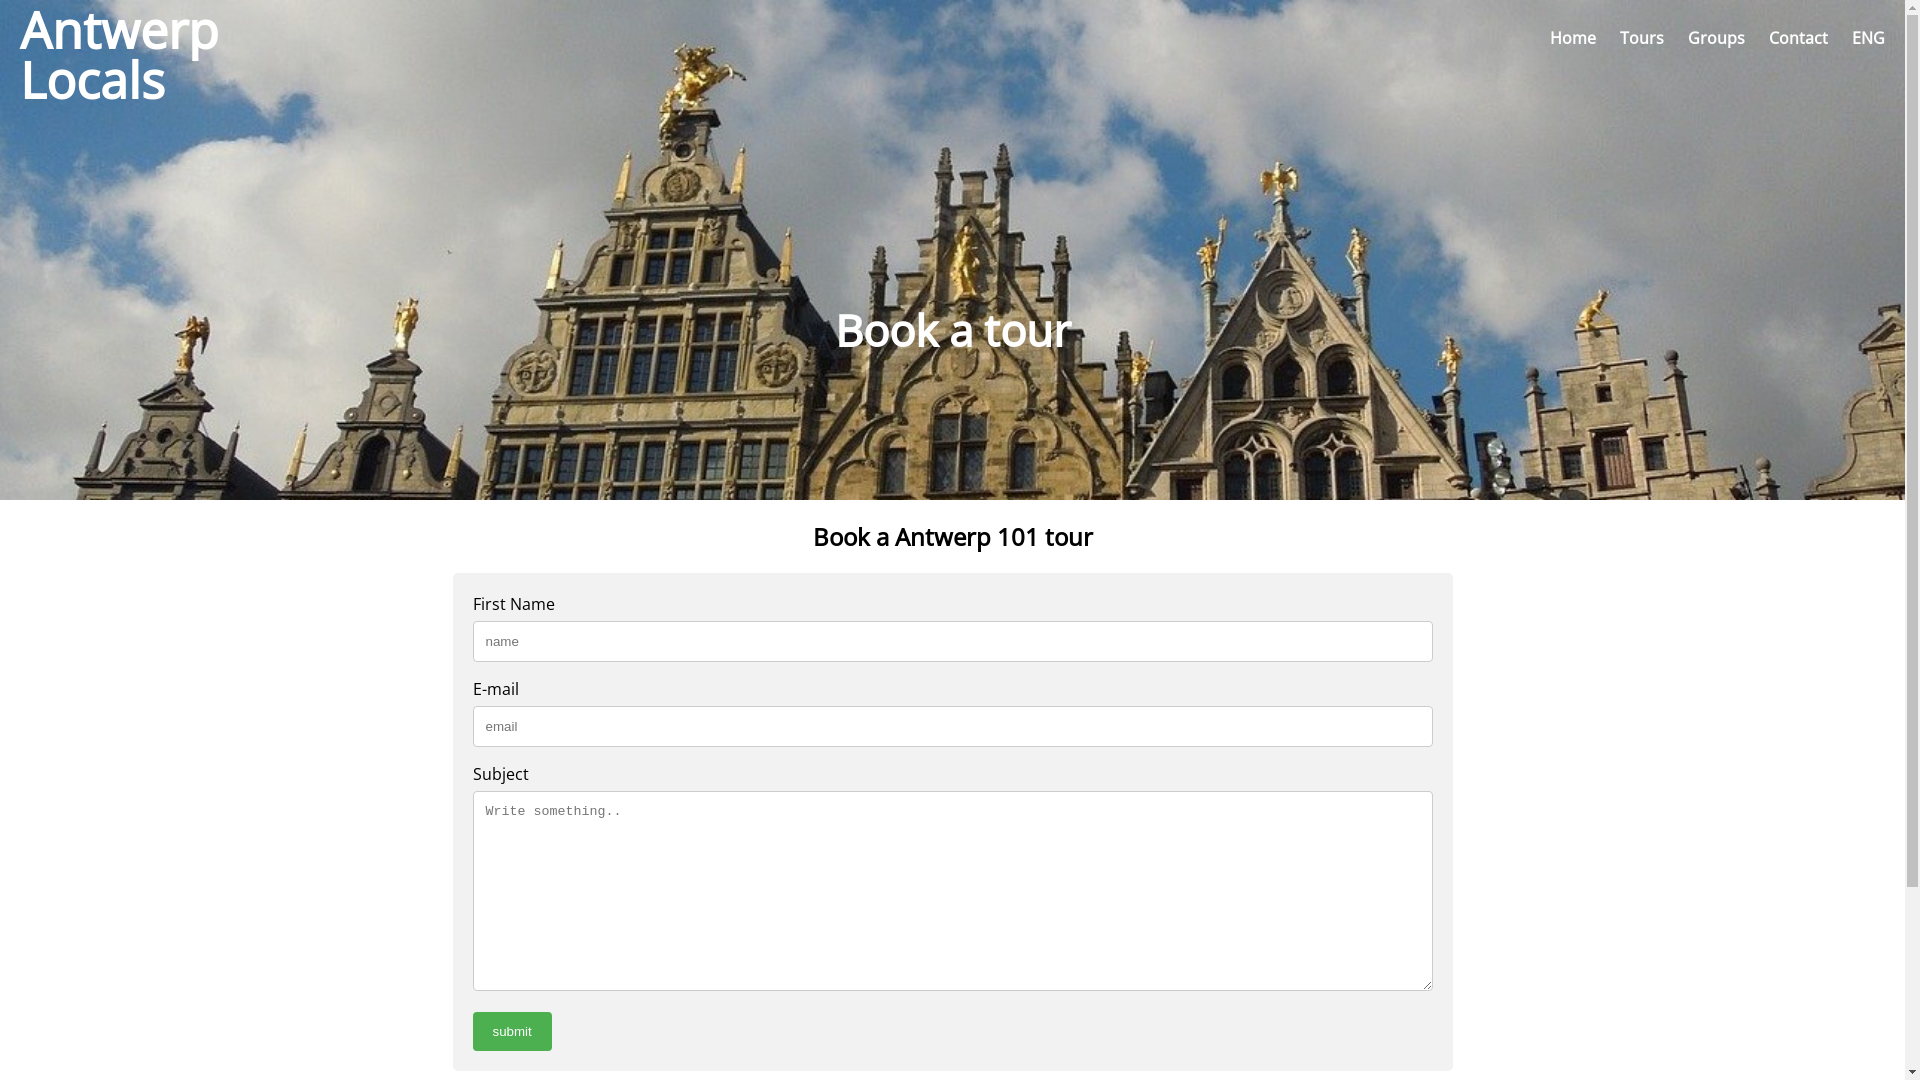 This screenshot has width=1920, height=1080. What do you see at coordinates (1641, 38) in the screenshot?
I see `'Tours'` at bounding box center [1641, 38].